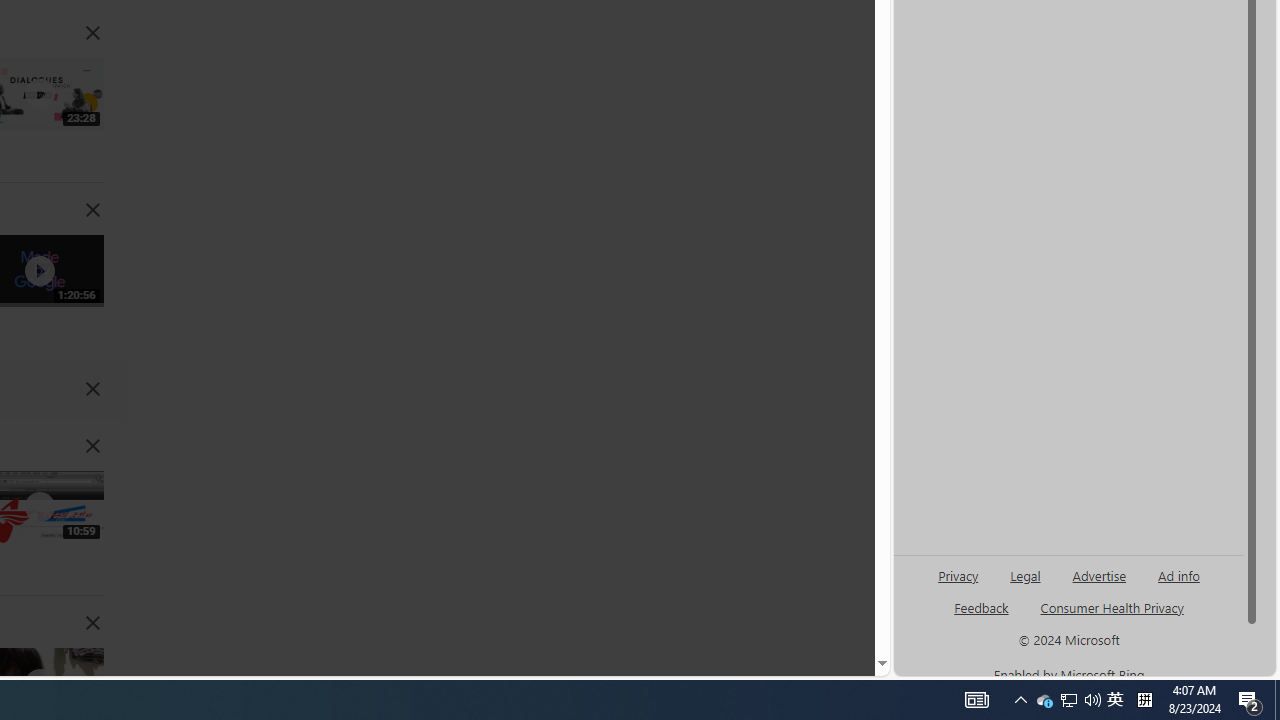 This screenshot has width=1280, height=720. I want to click on 'AutomationID: sb_feedback', so click(981, 606).